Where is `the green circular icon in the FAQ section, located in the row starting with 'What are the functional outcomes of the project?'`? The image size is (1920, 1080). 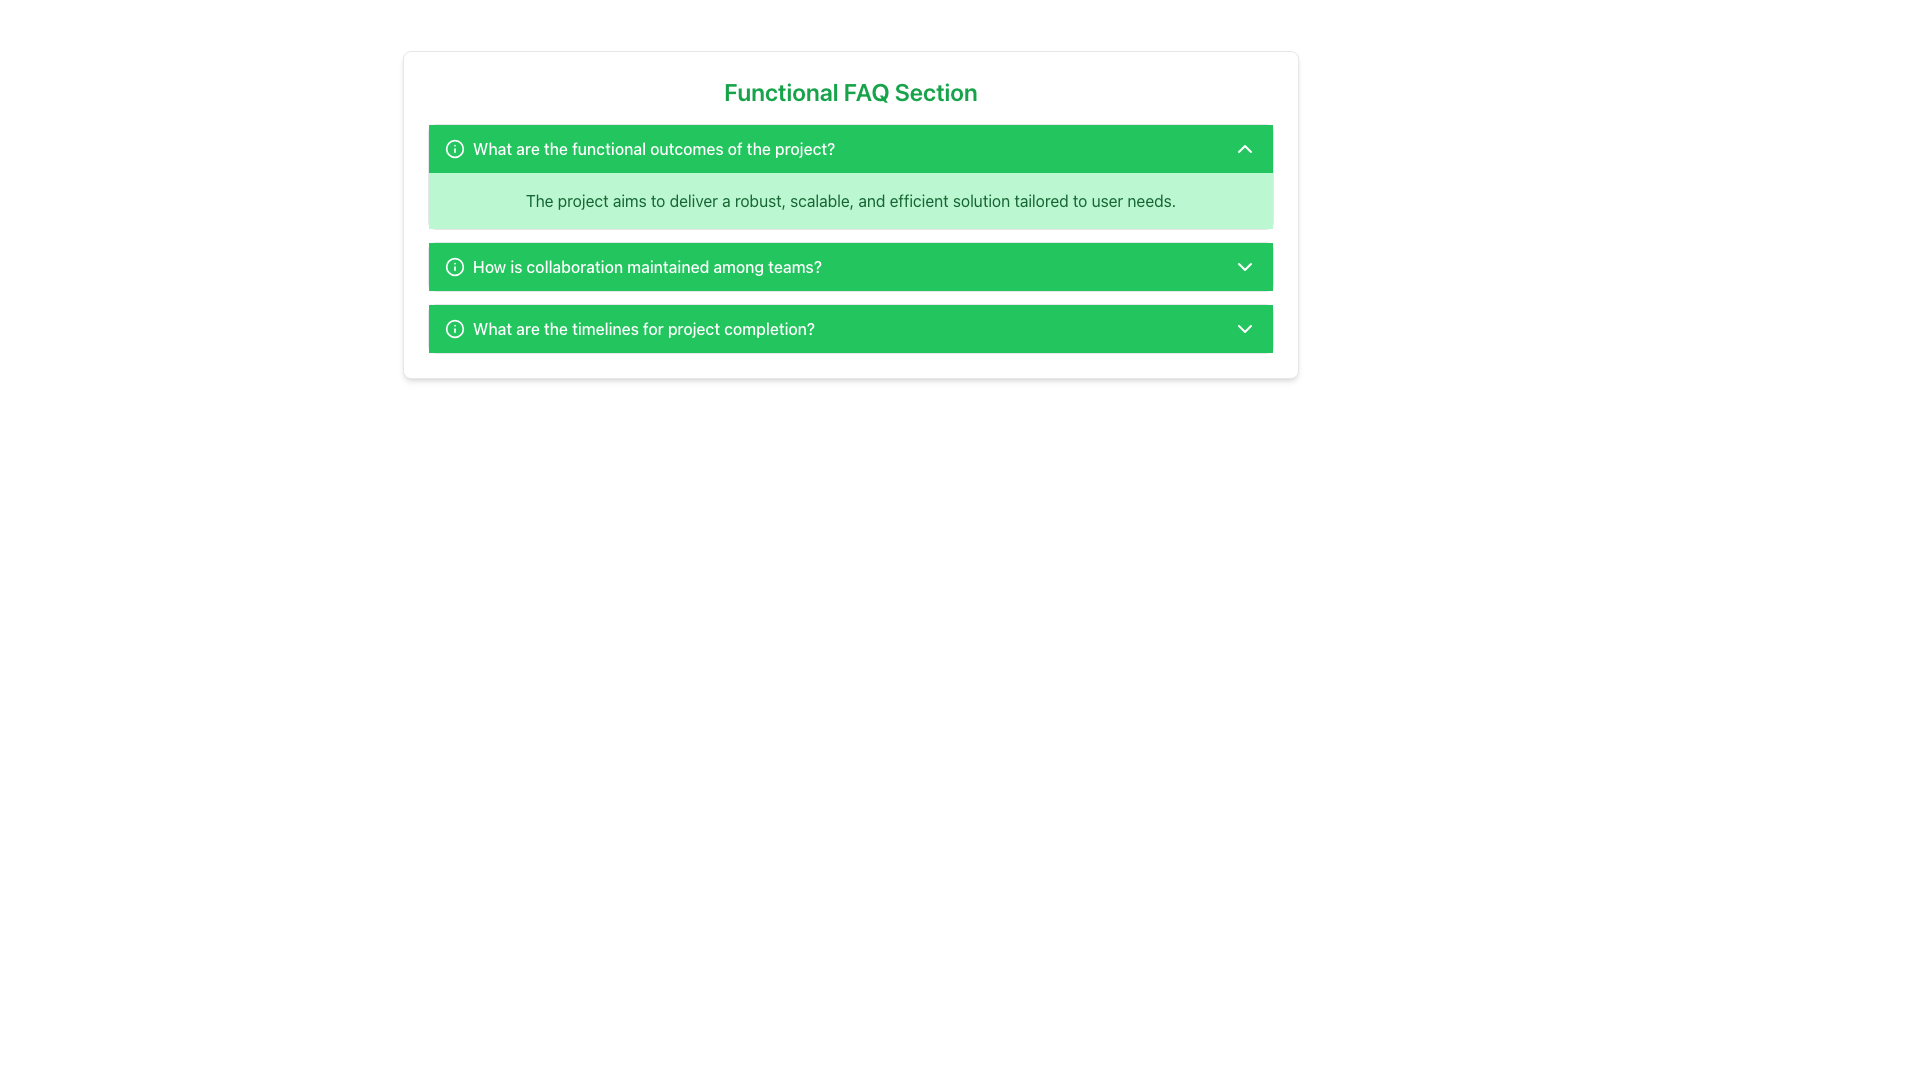 the green circular icon in the FAQ section, located in the row starting with 'What are the functional outcomes of the project?' is located at coordinates (454, 148).